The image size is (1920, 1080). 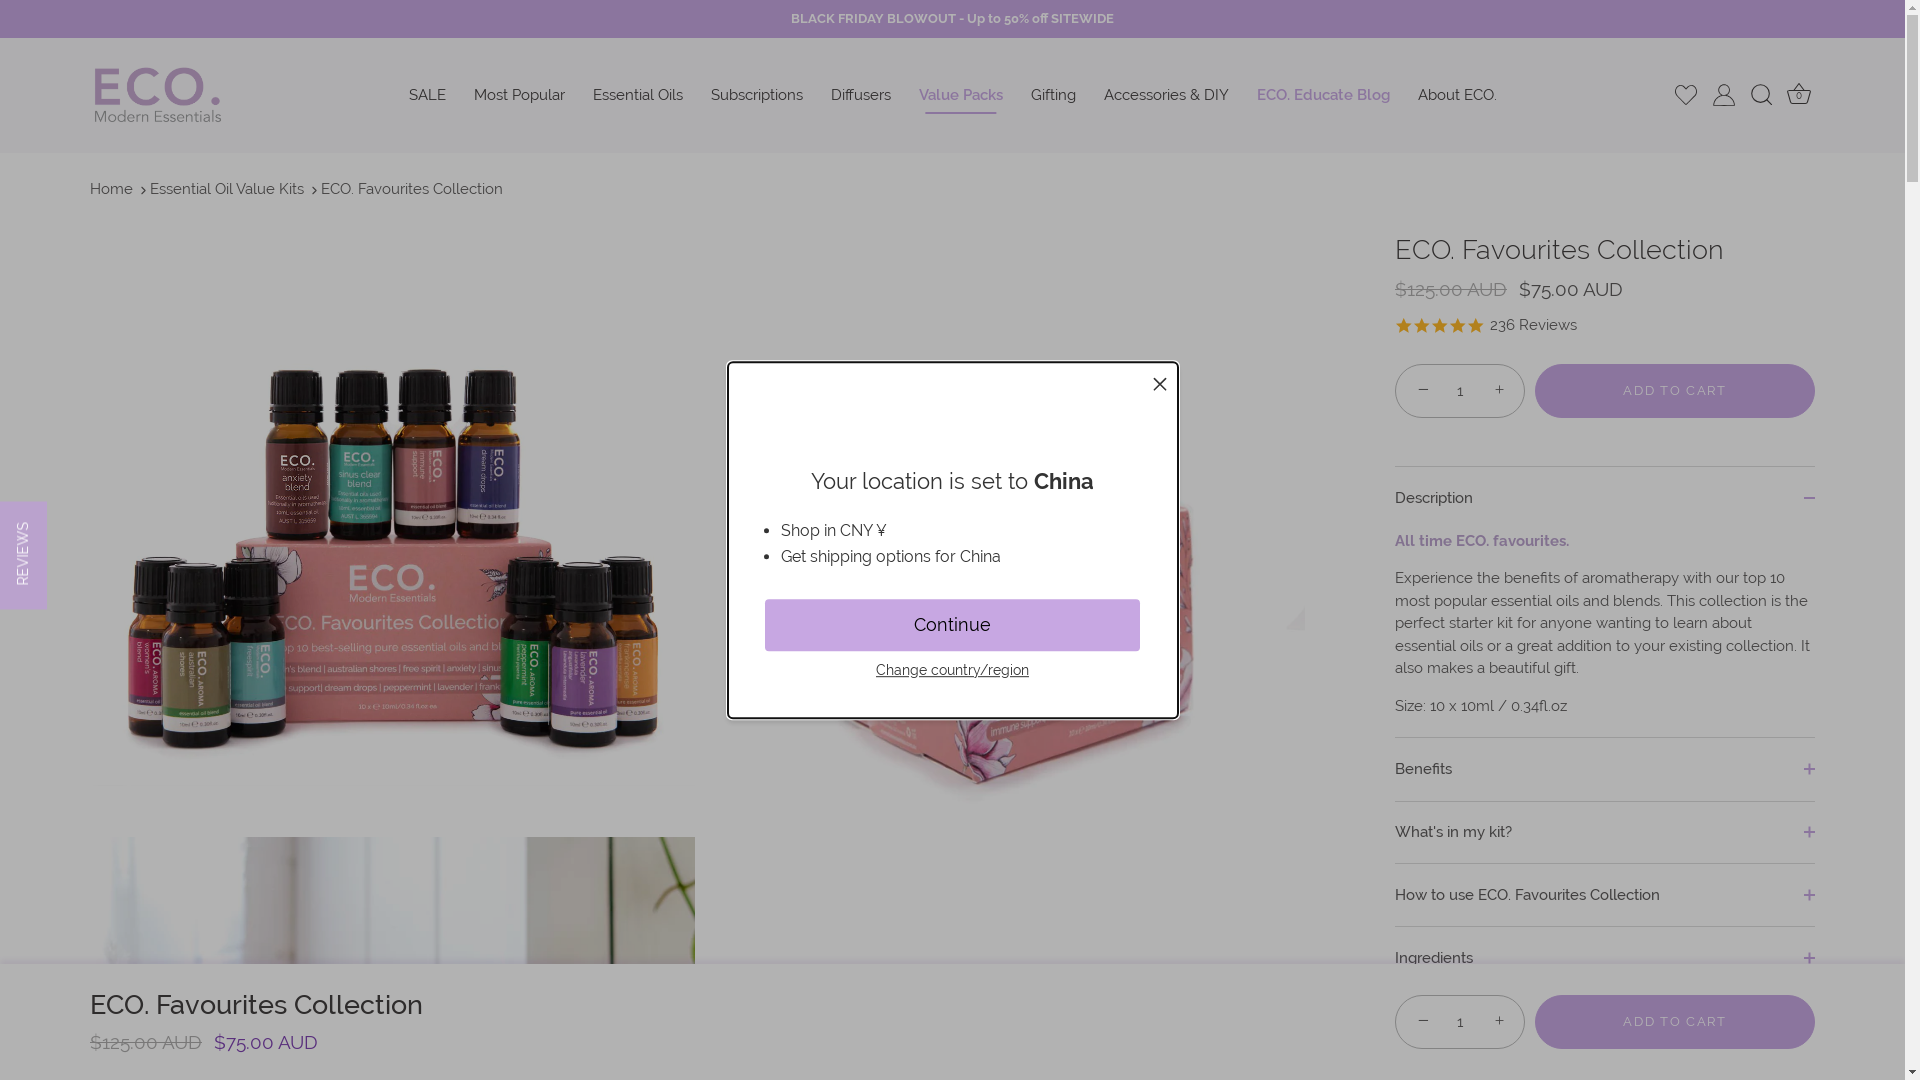 What do you see at coordinates (148, 189) in the screenshot?
I see `'Essential Oil Value Kits'` at bounding box center [148, 189].